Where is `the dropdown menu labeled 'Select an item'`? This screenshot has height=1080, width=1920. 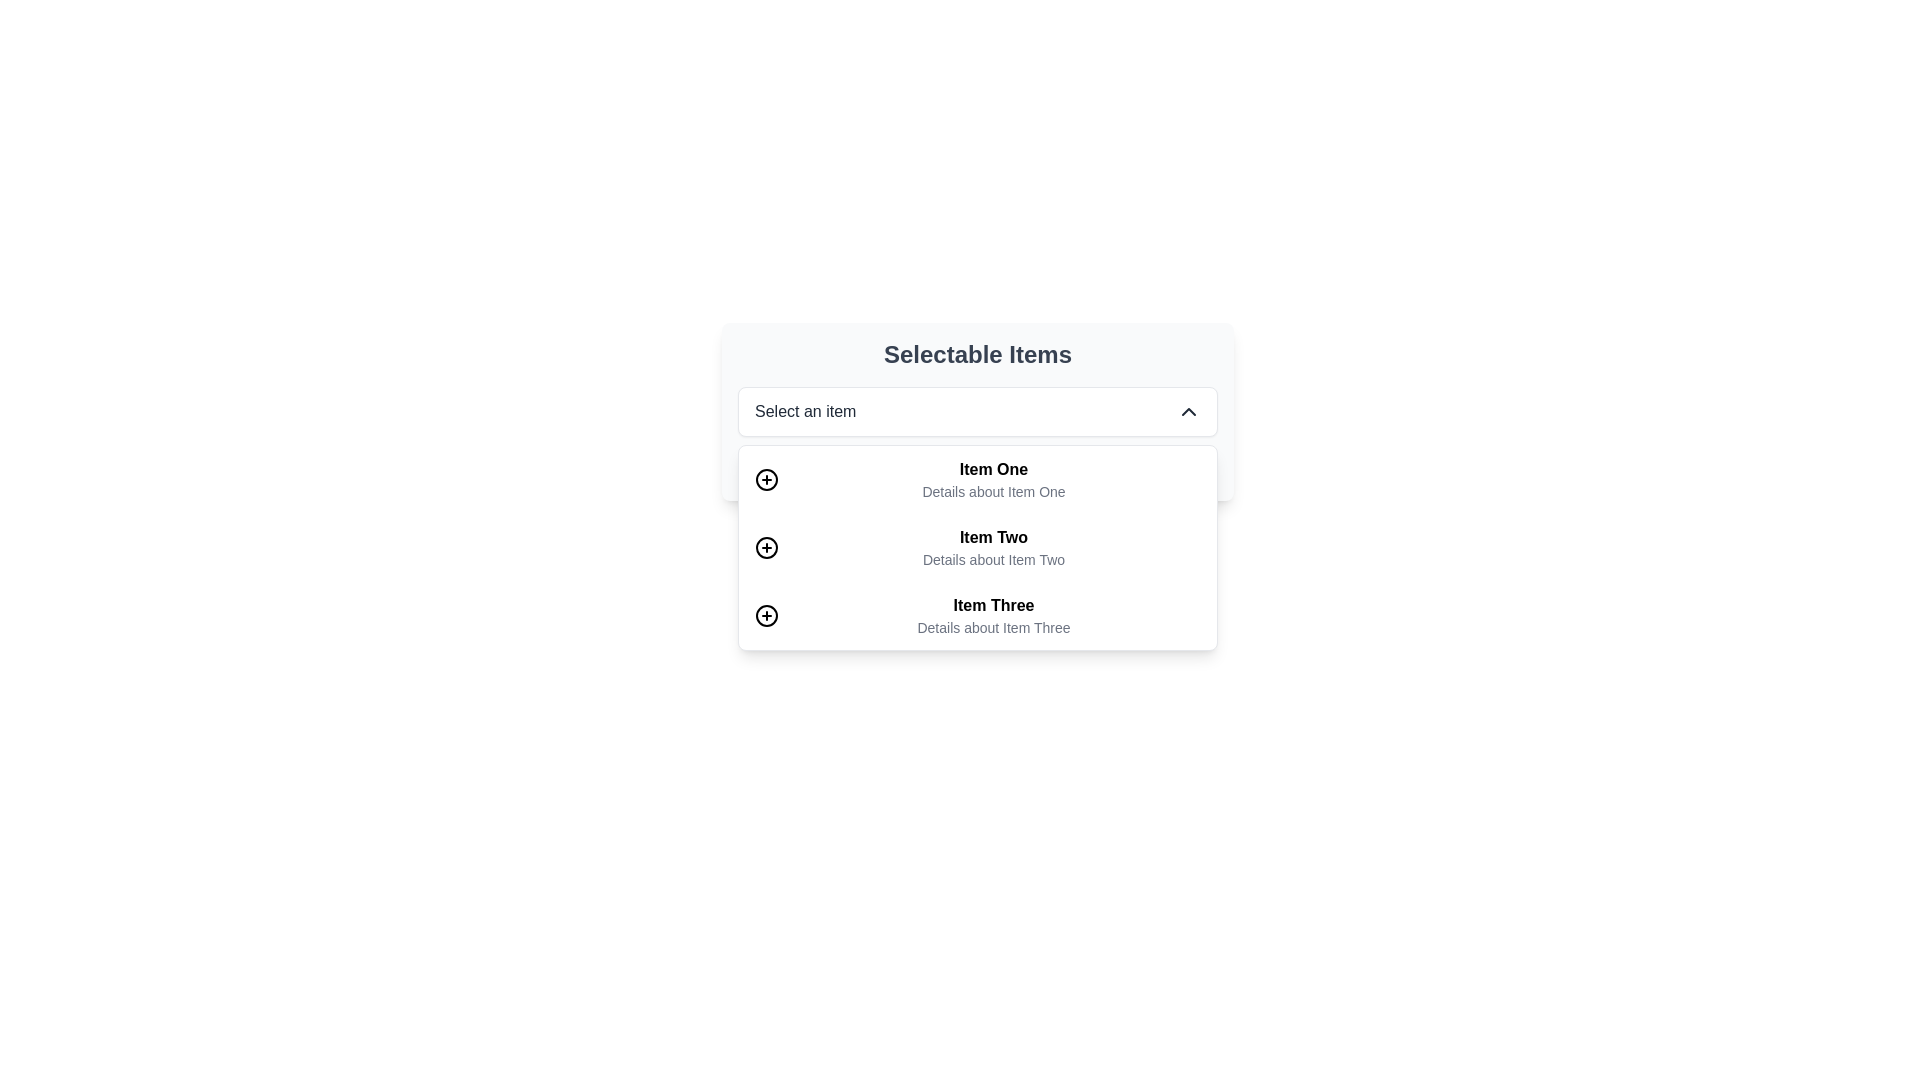 the dropdown menu labeled 'Select an item' is located at coordinates (978, 411).